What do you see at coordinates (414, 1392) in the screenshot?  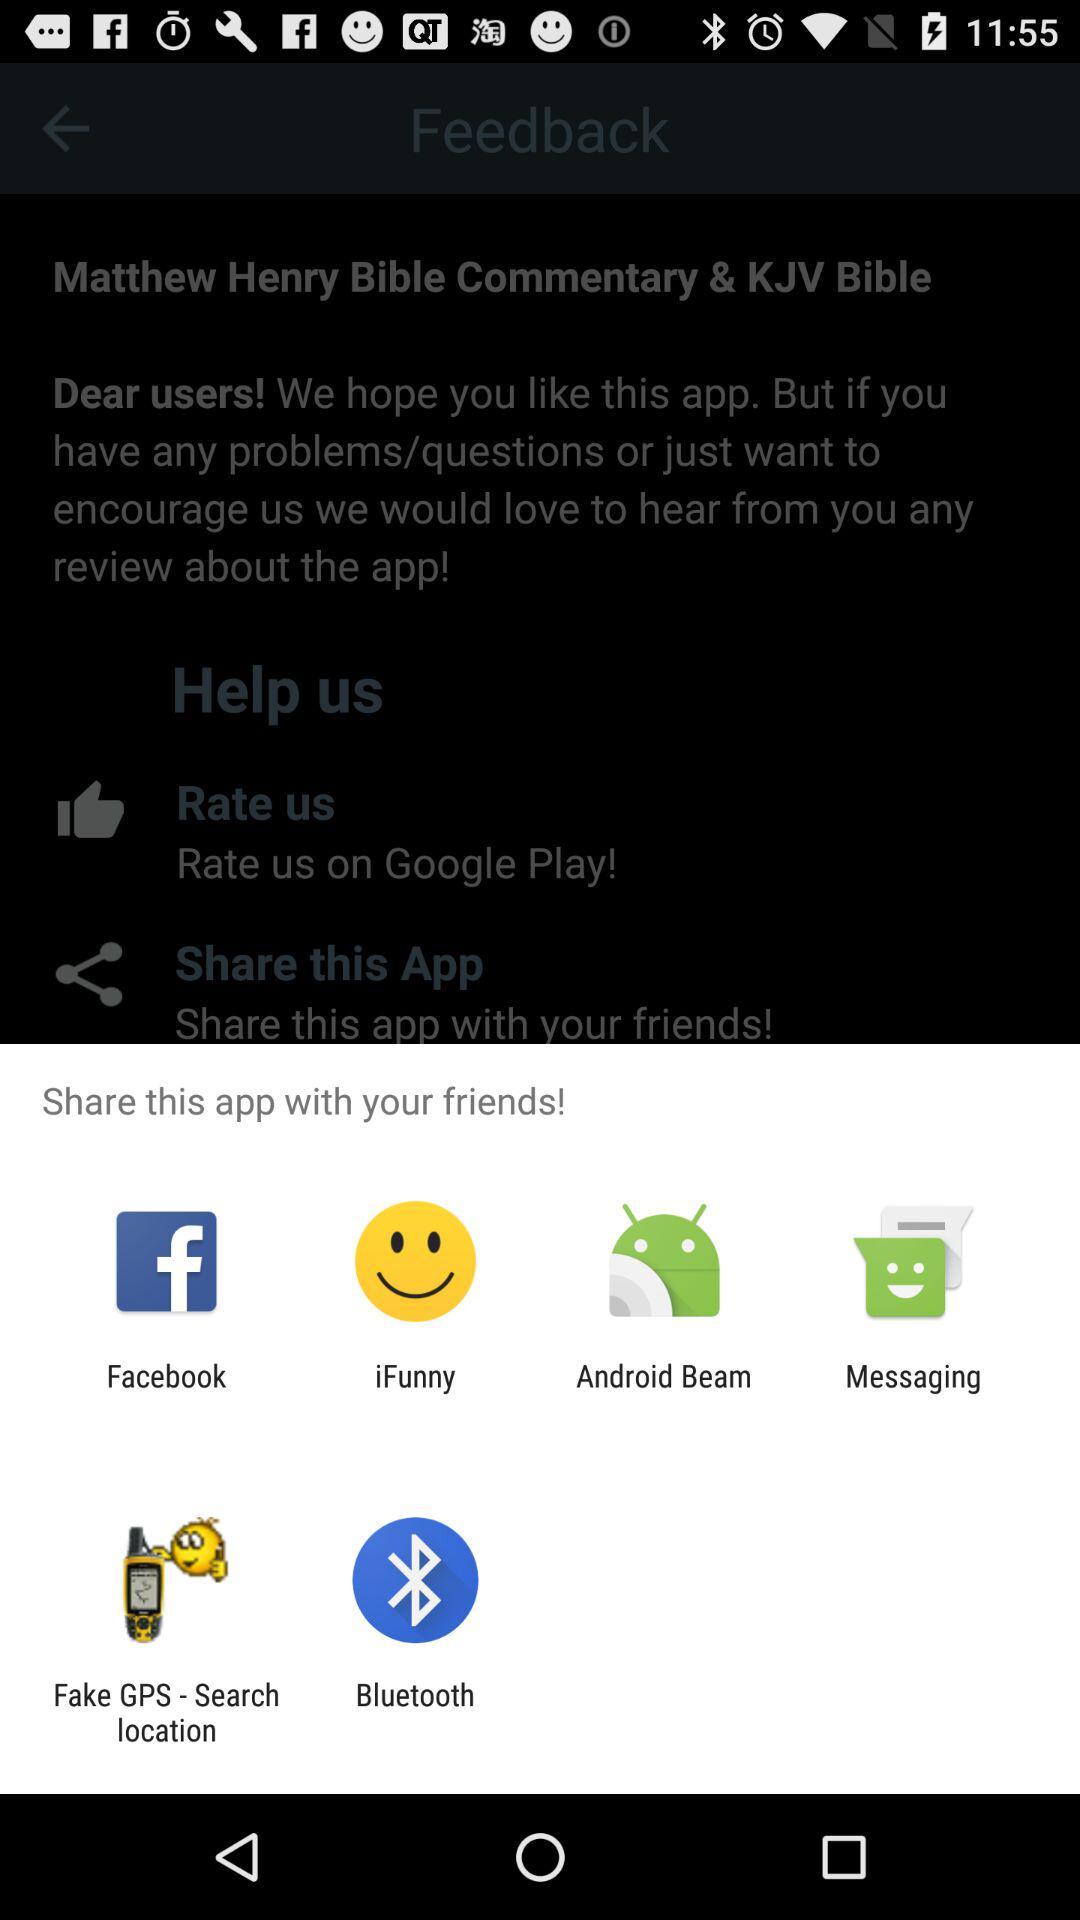 I see `app next to the facebook item` at bounding box center [414, 1392].